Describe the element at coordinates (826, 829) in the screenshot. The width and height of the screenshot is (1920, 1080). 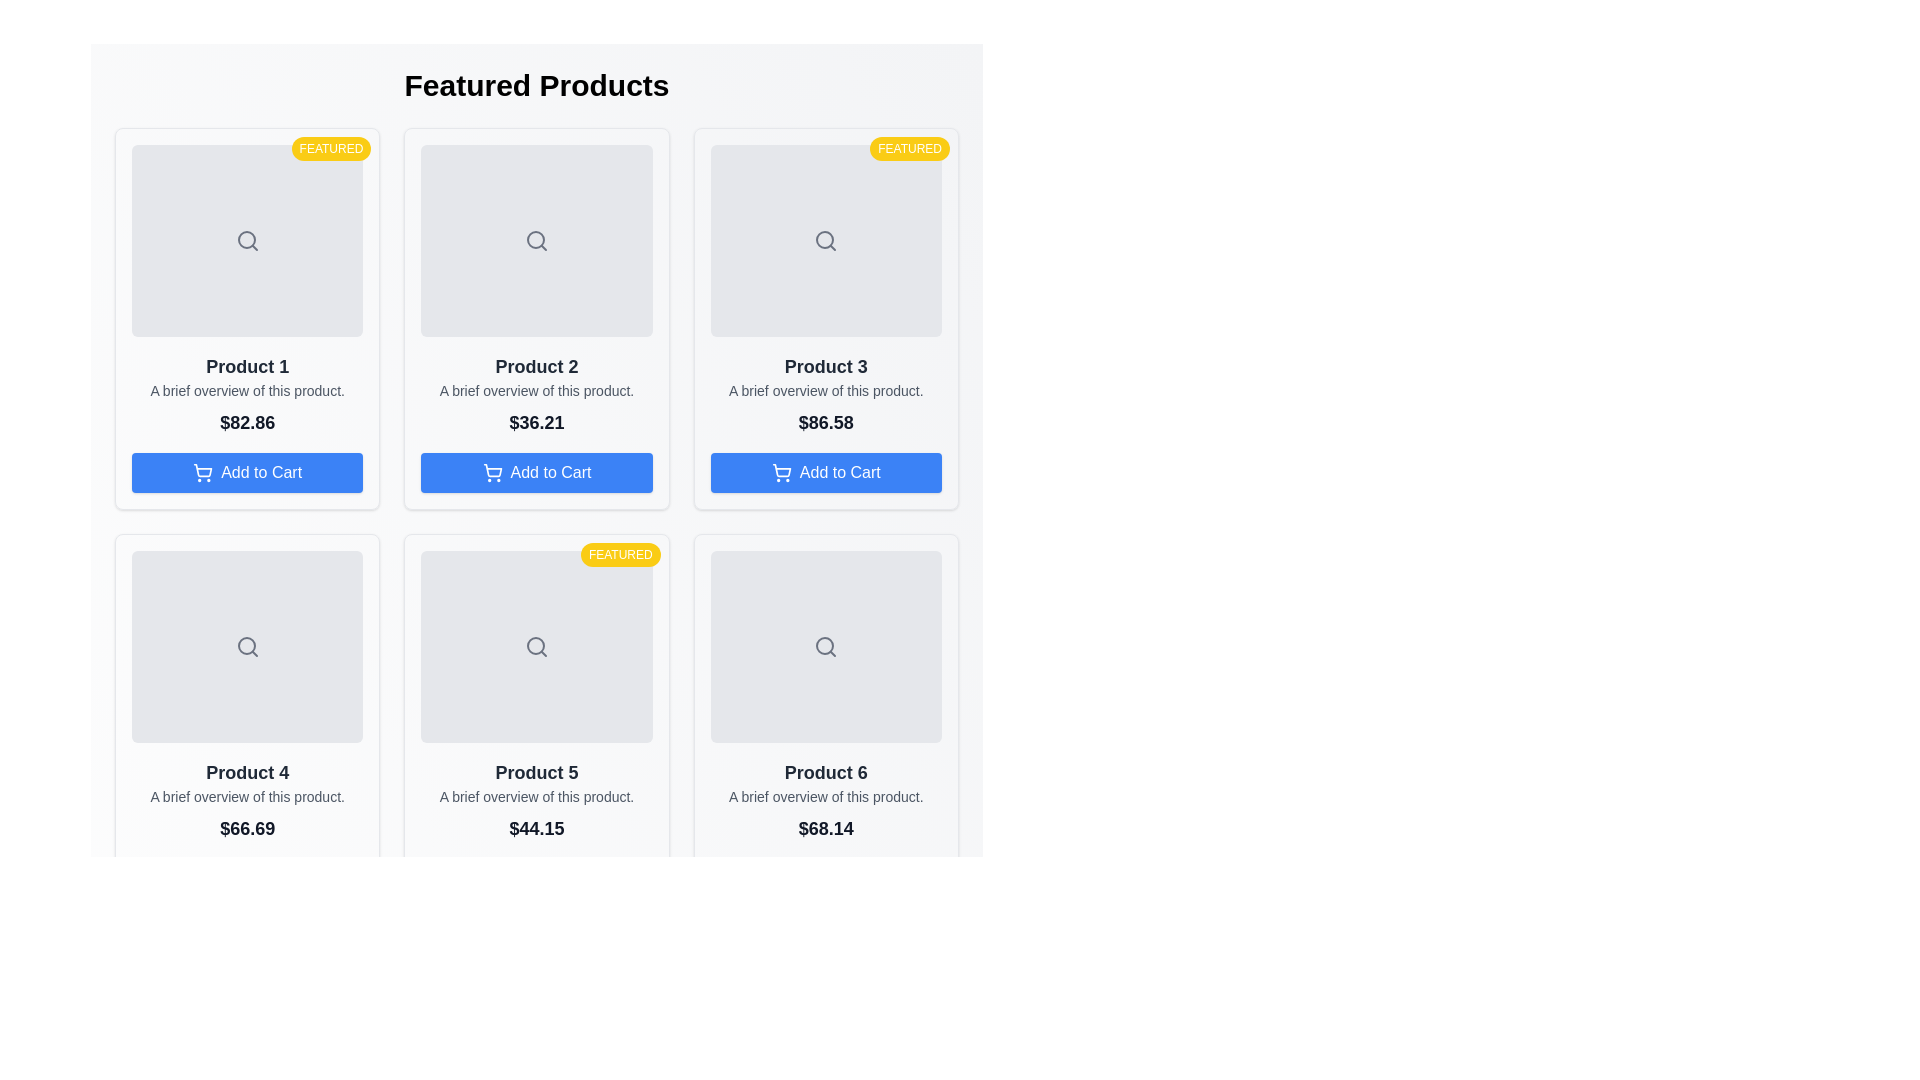
I see `text label displaying the price for 'Product 6' located in the second row, third column of the product grid` at that location.